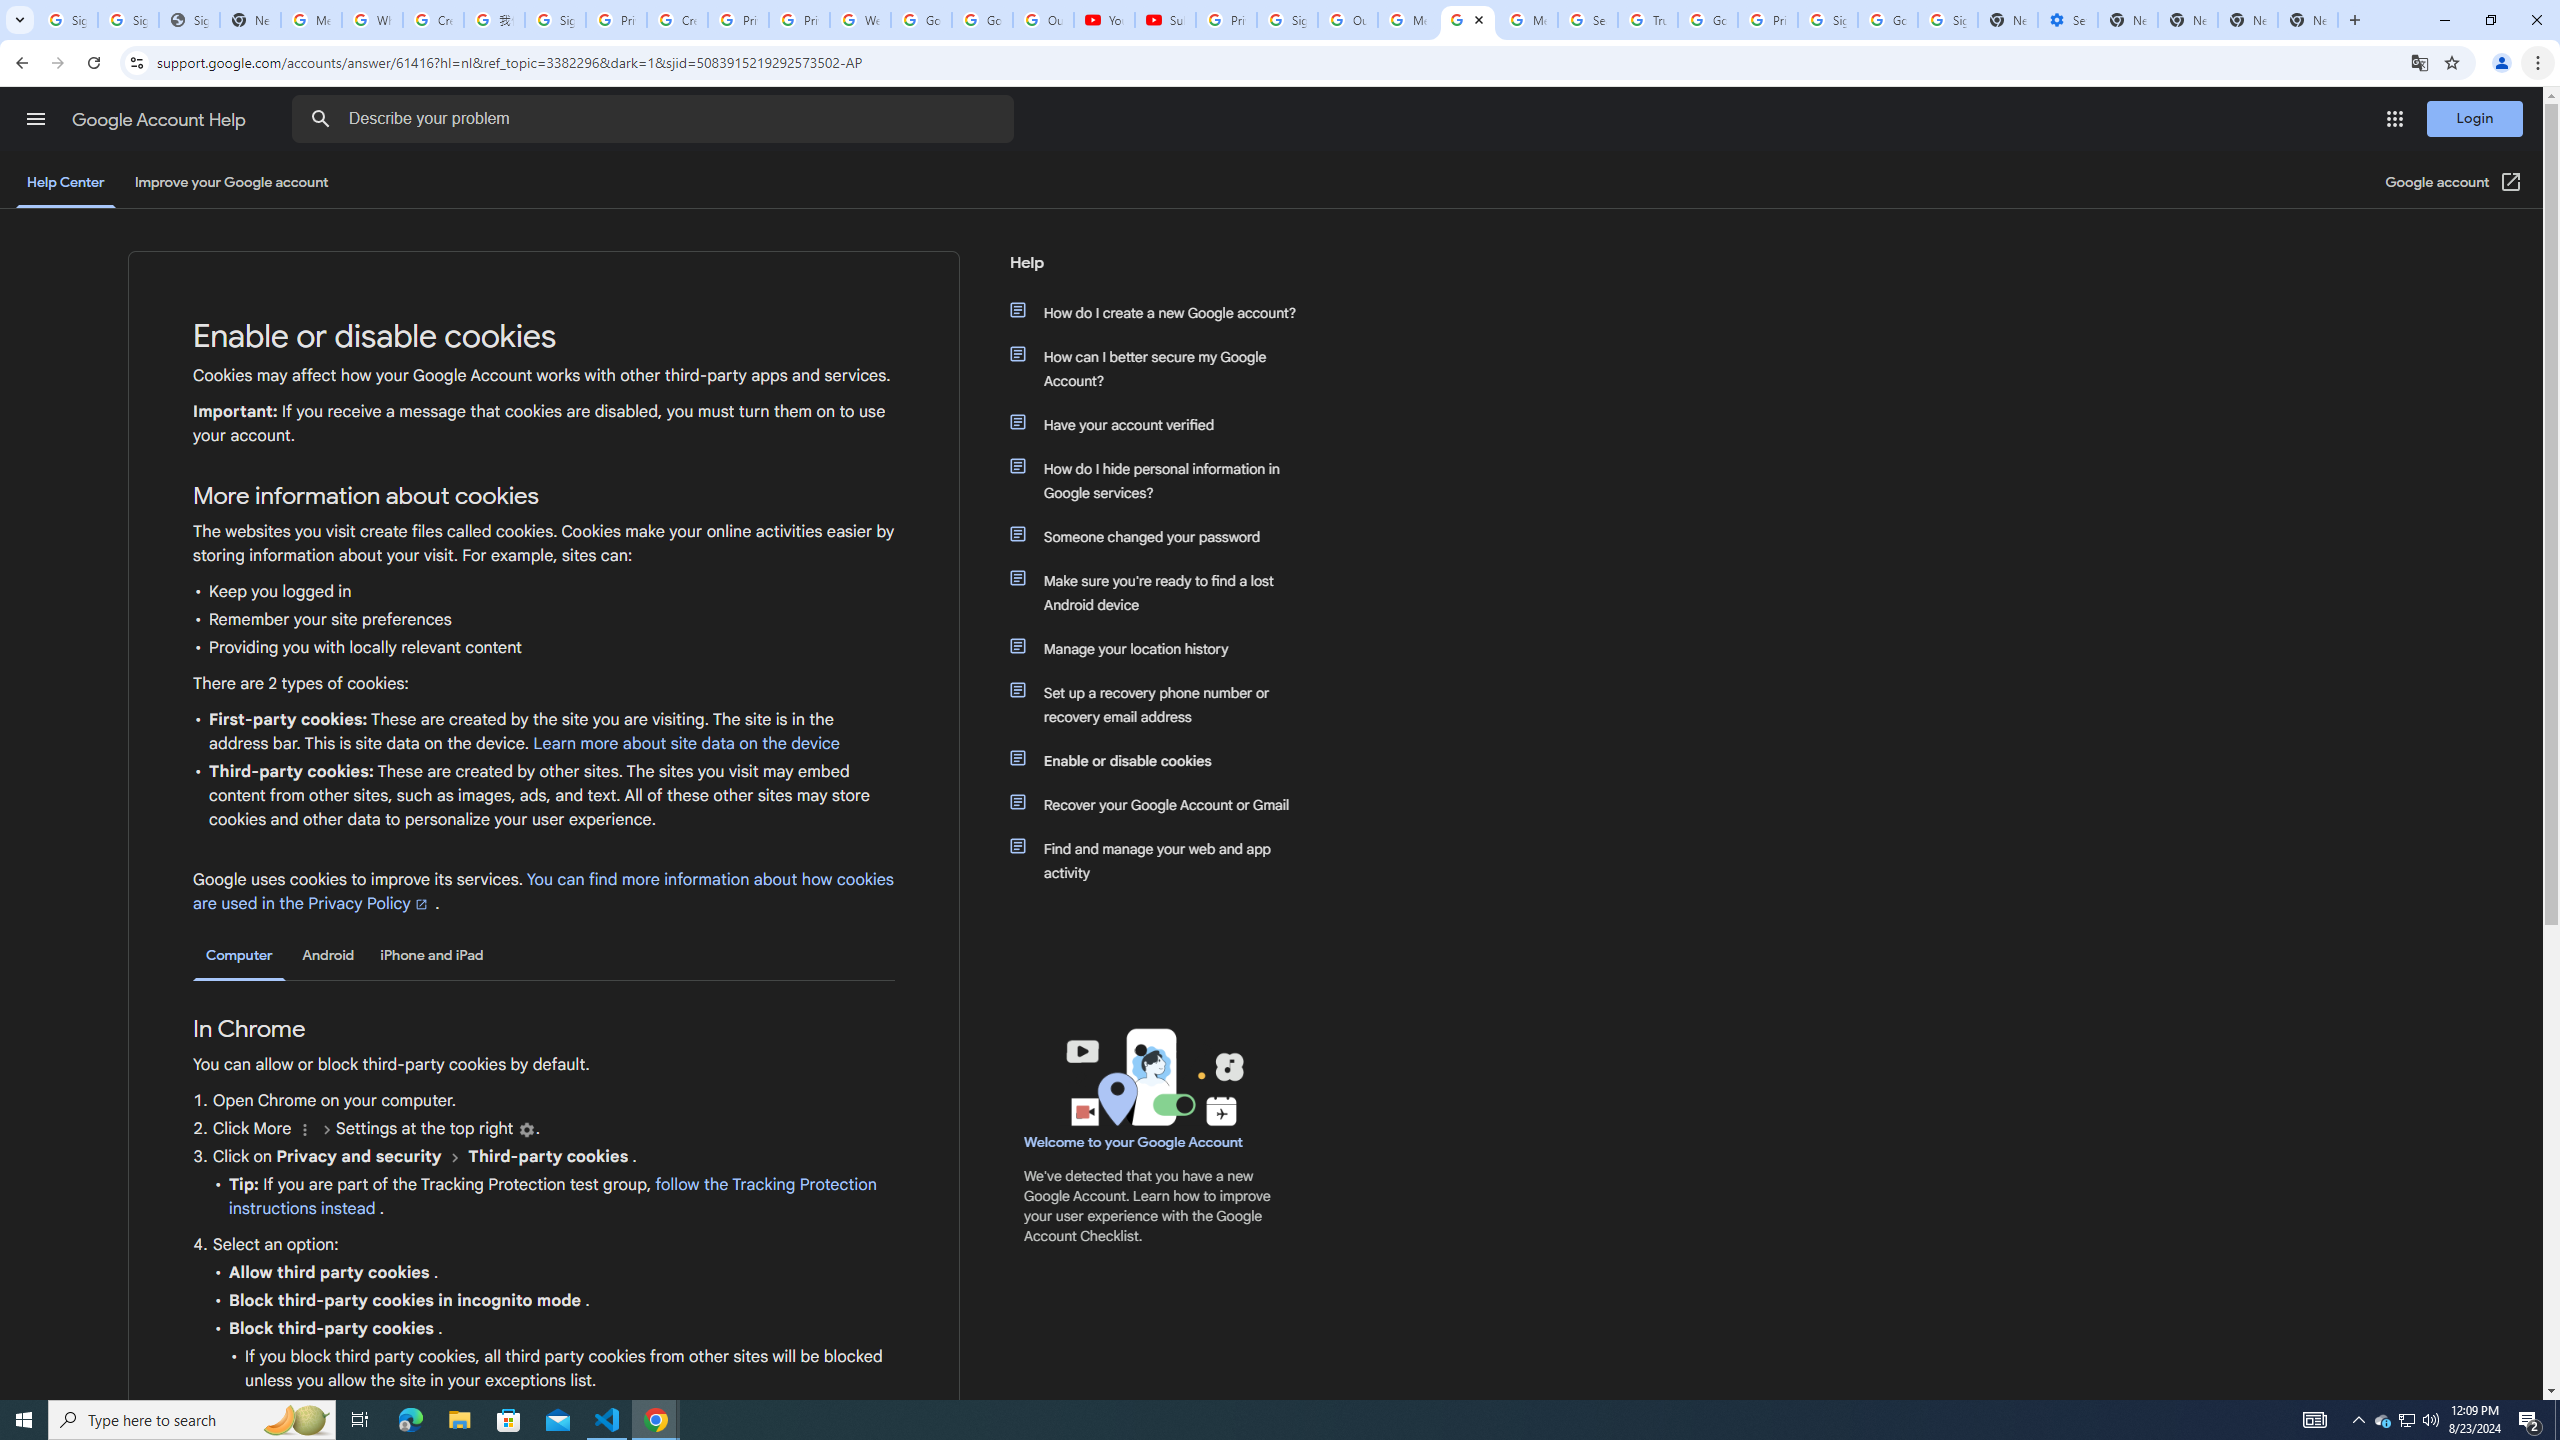  I want to click on 'Google Ads - Sign in', so click(1707, 19).